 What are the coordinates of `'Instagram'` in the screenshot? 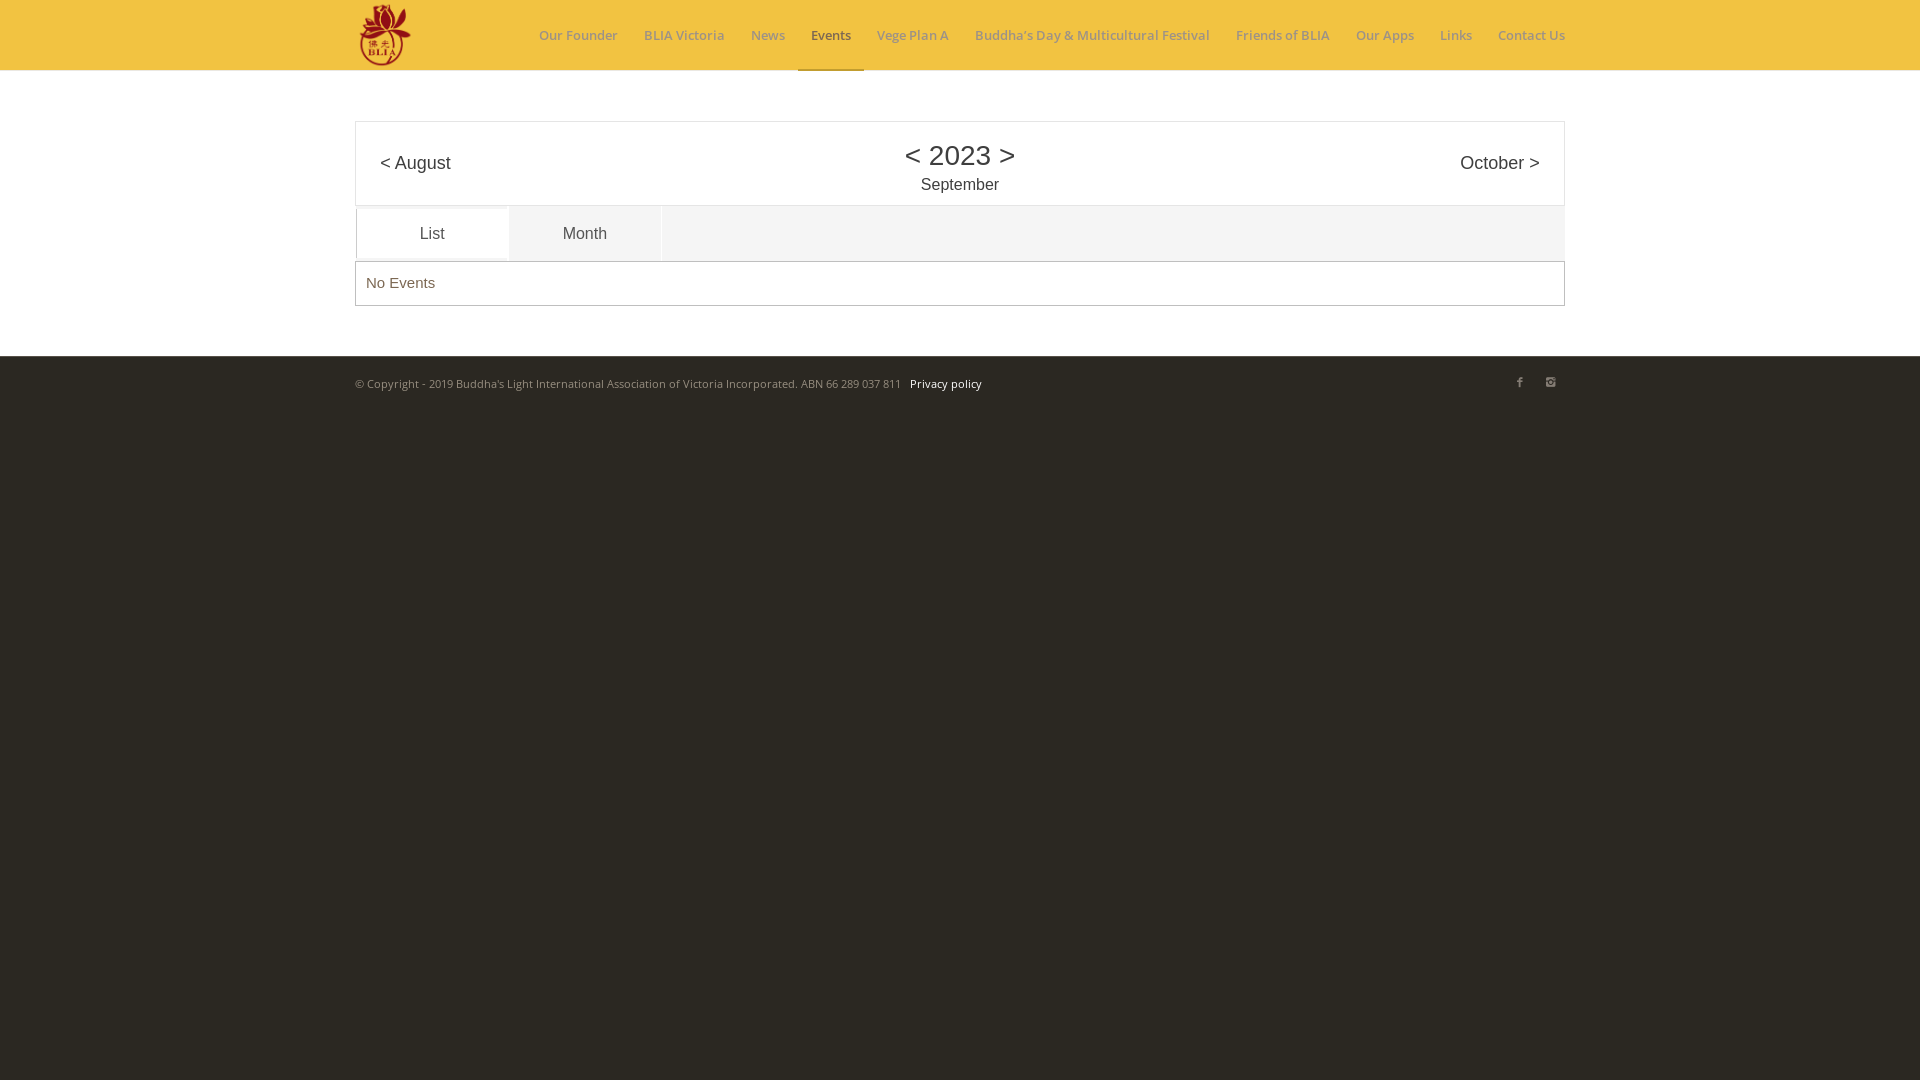 It's located at (1534, 381).